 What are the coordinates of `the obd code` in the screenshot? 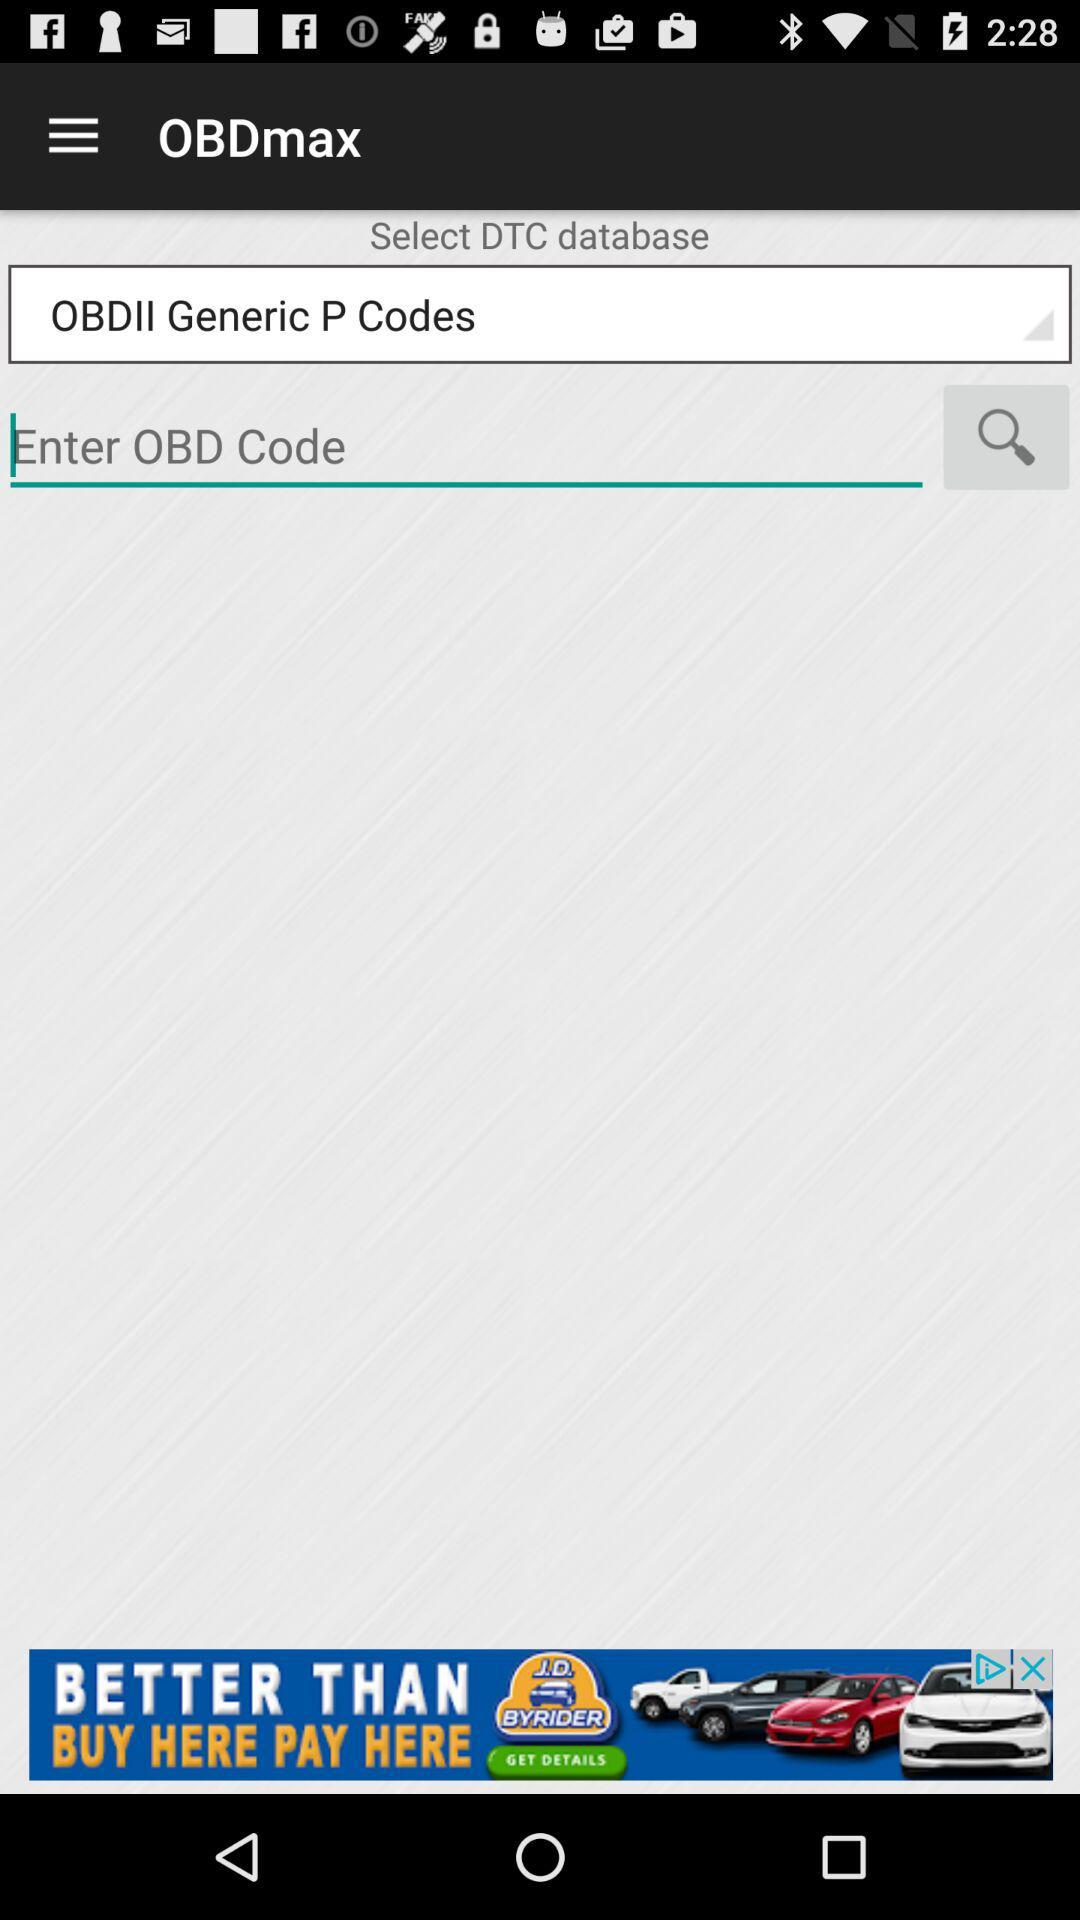 It's located at (540, 1713).